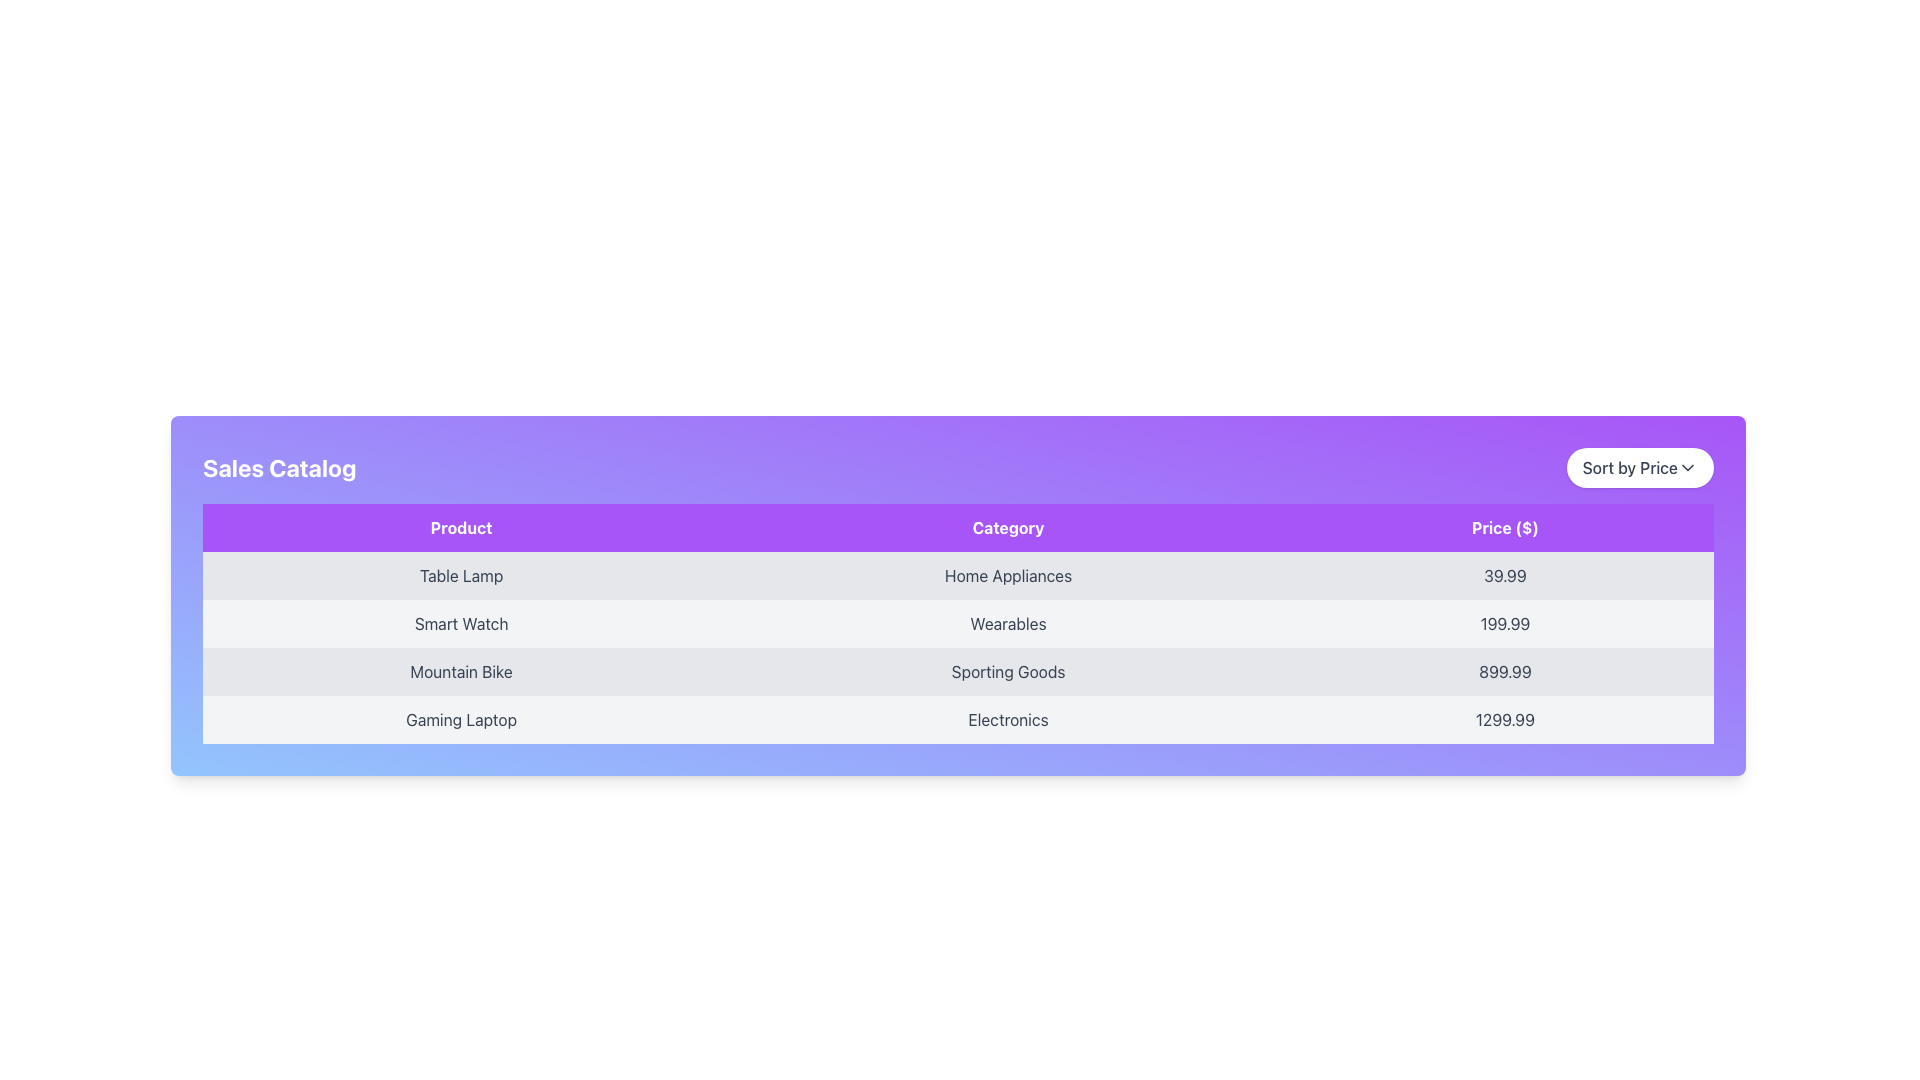  Describe the element at coordinates (460, 575) in the screenshot. I see `the Text Label displaying 'Table Lamp' in the product catalog table, which is positioned in the first cell of its row` at that location.